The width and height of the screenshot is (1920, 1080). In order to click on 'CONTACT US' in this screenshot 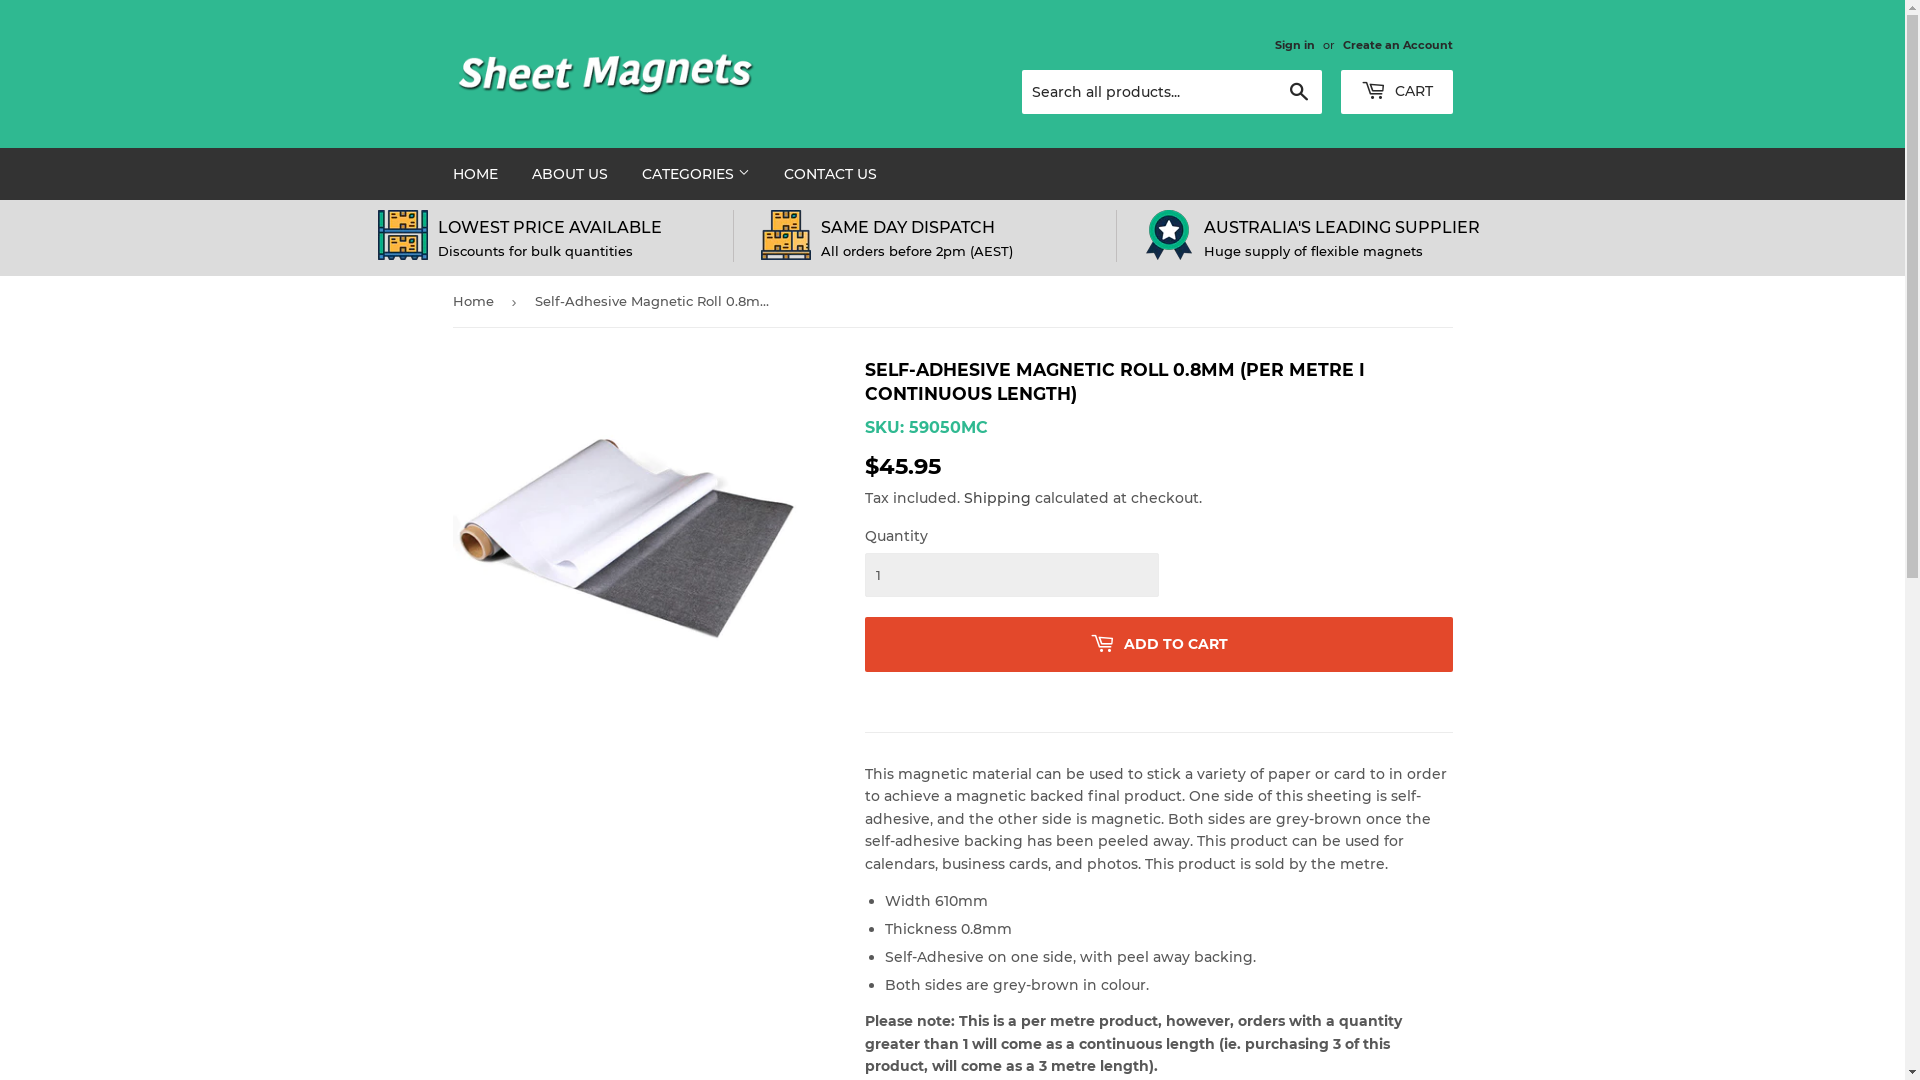, I will do `click(767, 172)`.